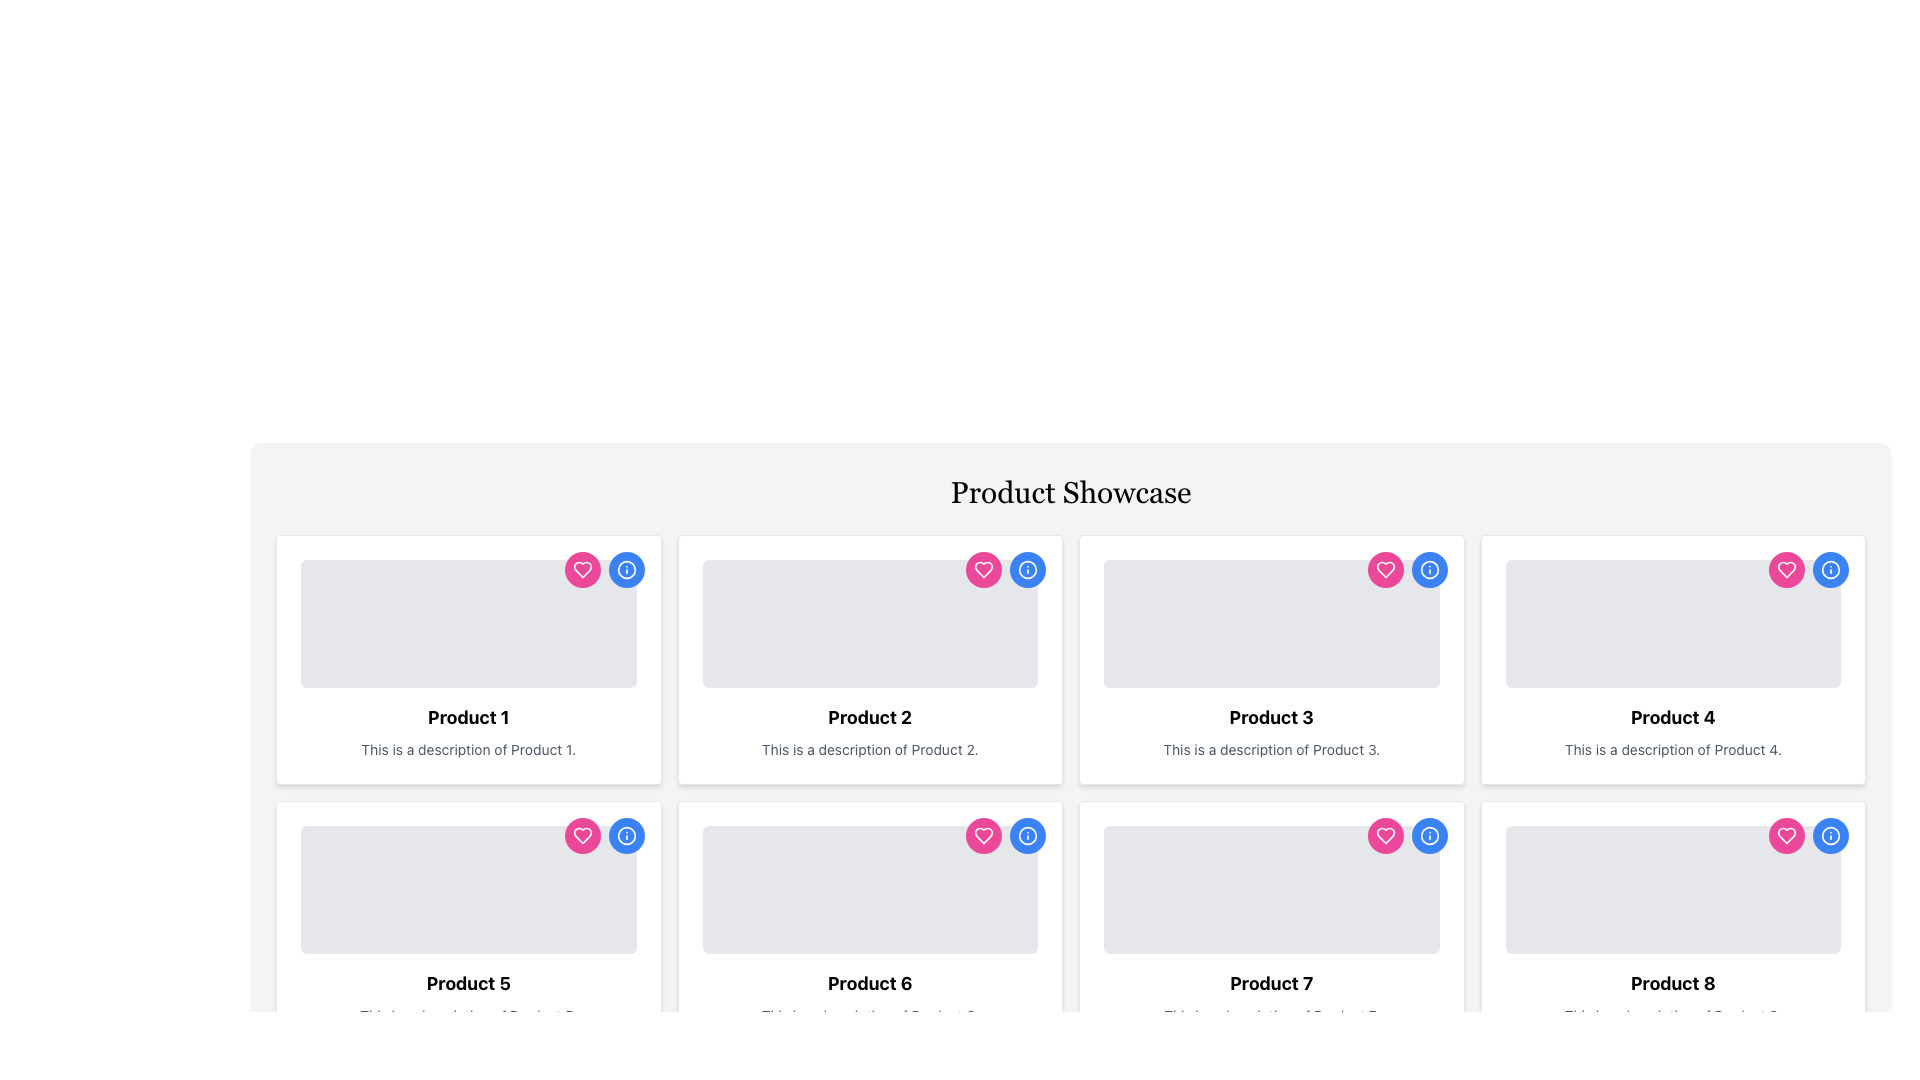 The height and width of the screenshot is (1080, 1920). Describe the element at coordinates (1428, 836) in the screenshot. I see `the circular blue button with white text and an information icon located at the bottom right of Product 8's card` at that location.